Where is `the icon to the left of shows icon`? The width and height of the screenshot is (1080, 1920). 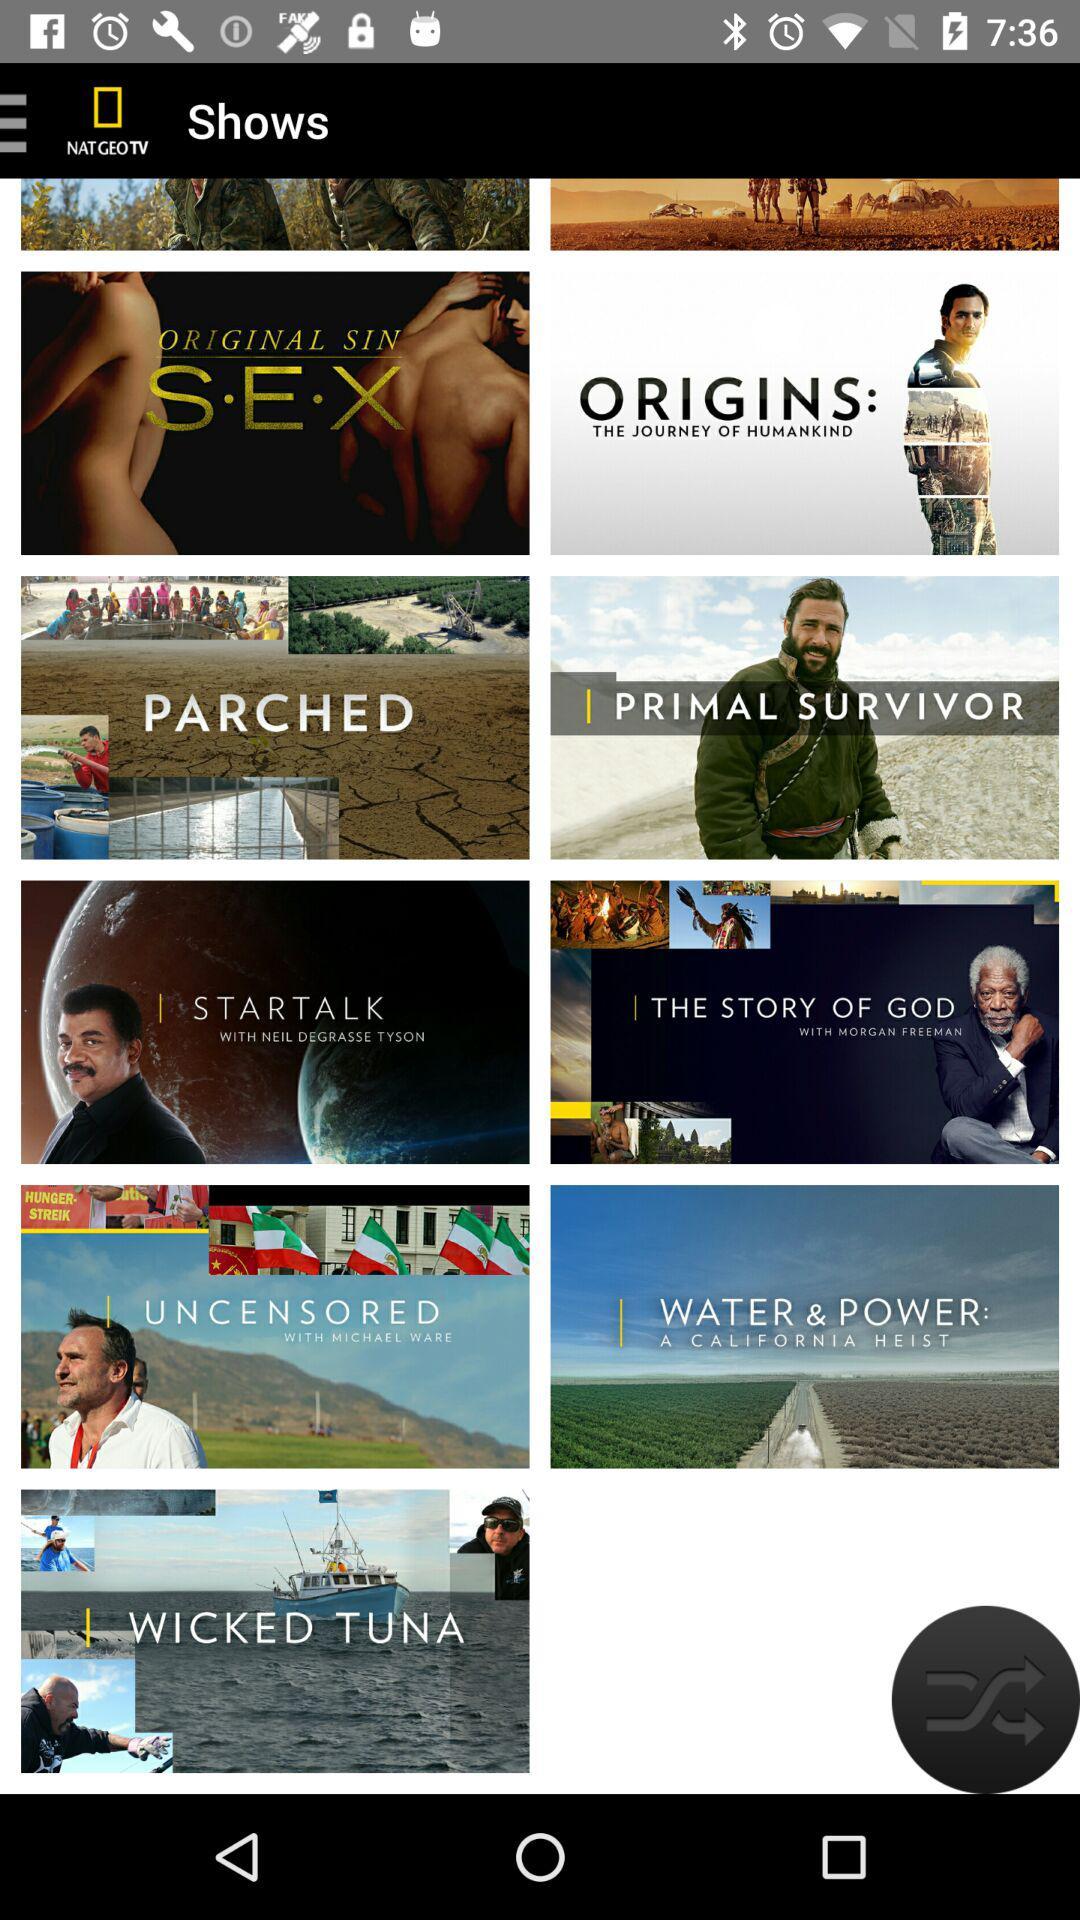
the icon to the left of shows icon is located at coordinates (108, 119).